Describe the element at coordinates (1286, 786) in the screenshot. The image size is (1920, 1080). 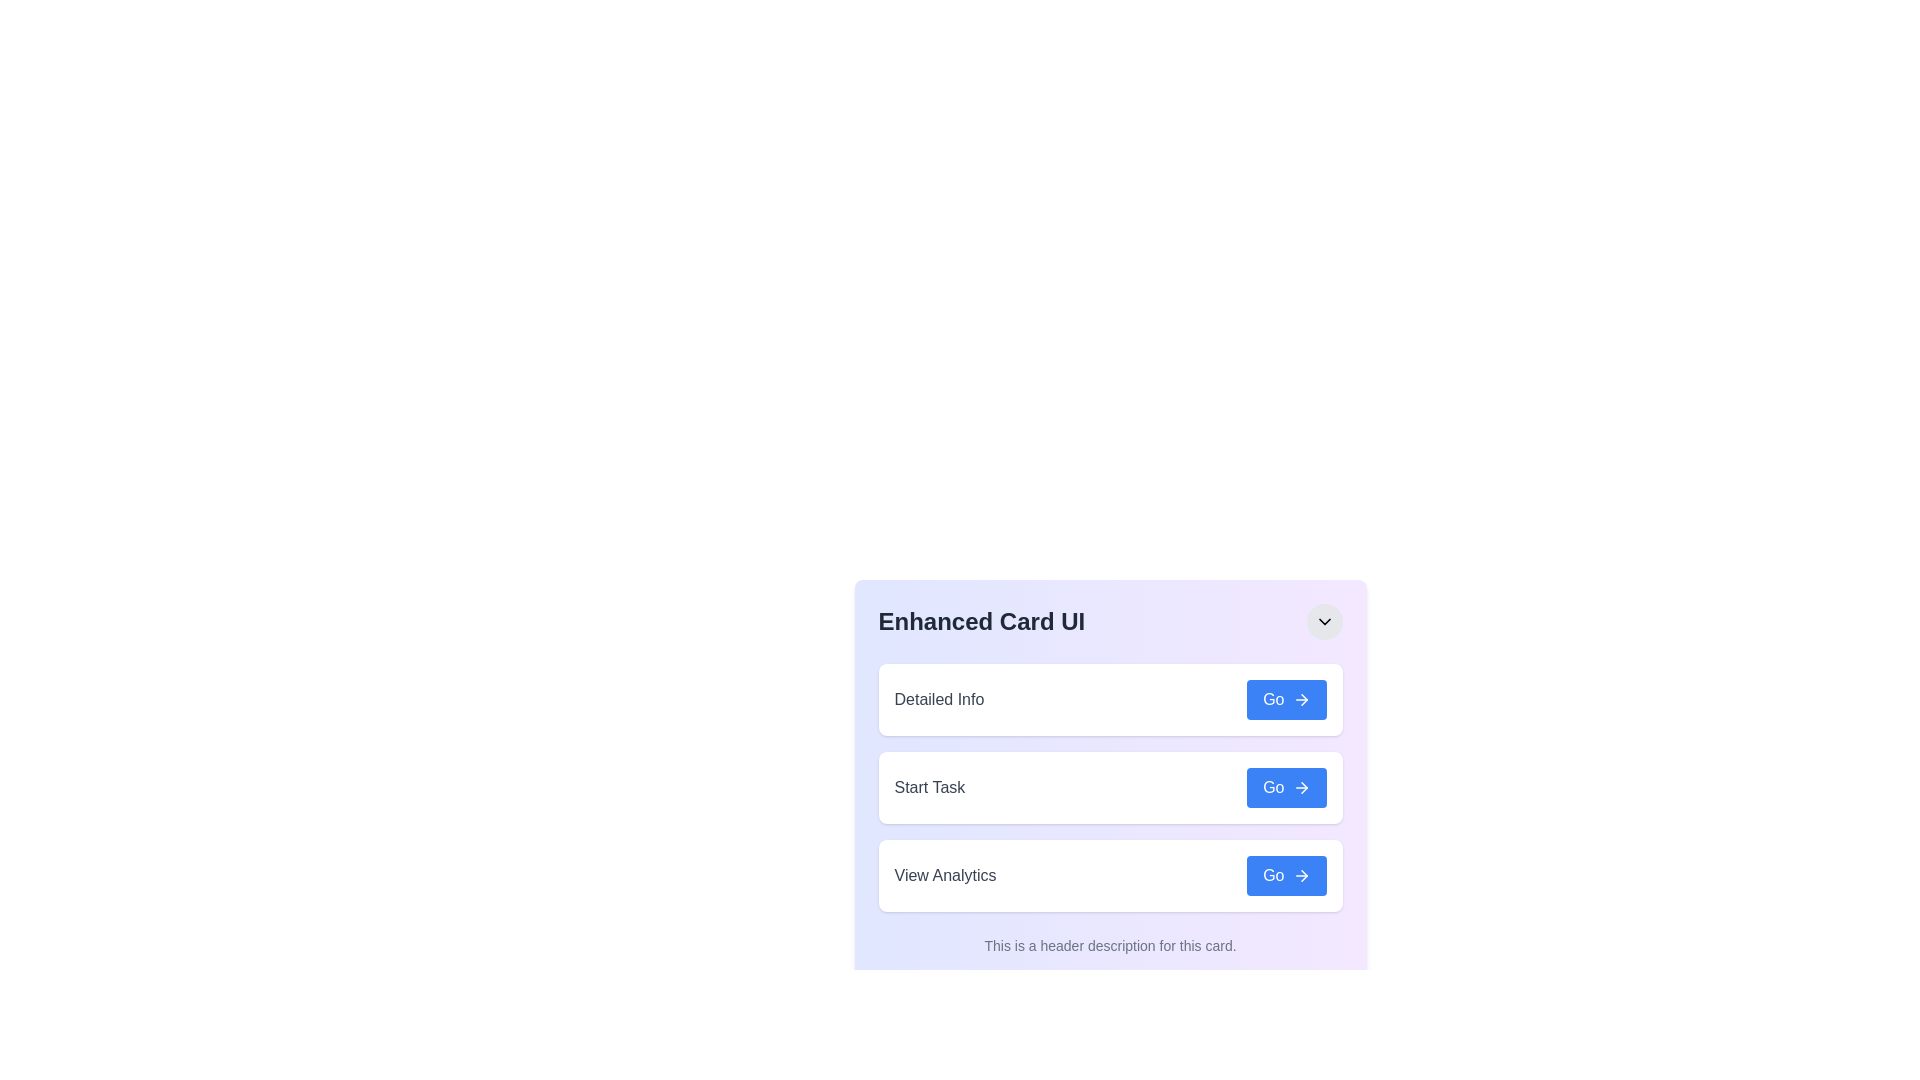
I see `the 'Go' button with a blue background and white text located in the bottom-right corner of the 'Start Task' row to observe its hover effects` at that location.